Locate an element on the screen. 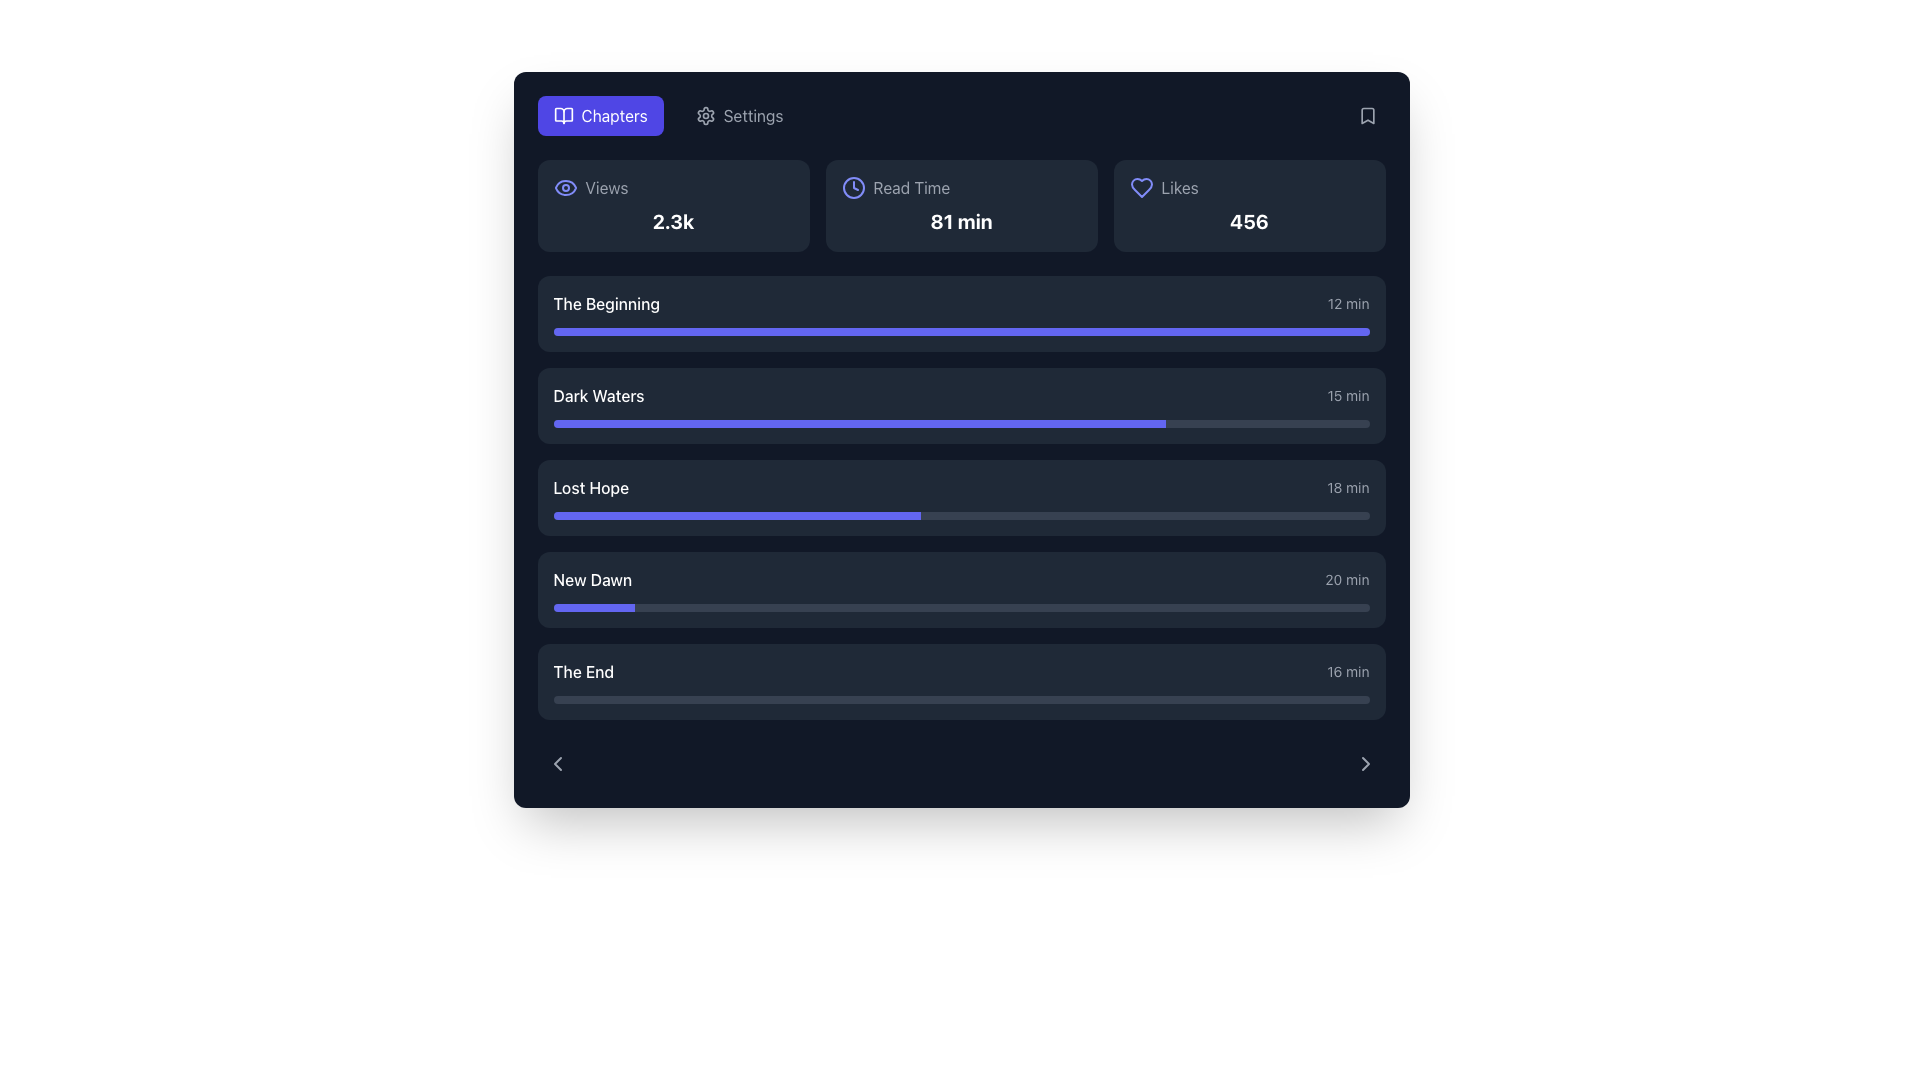  the bookmark icon located in the top right corner of the interface is located at coordinates (1366, 115).